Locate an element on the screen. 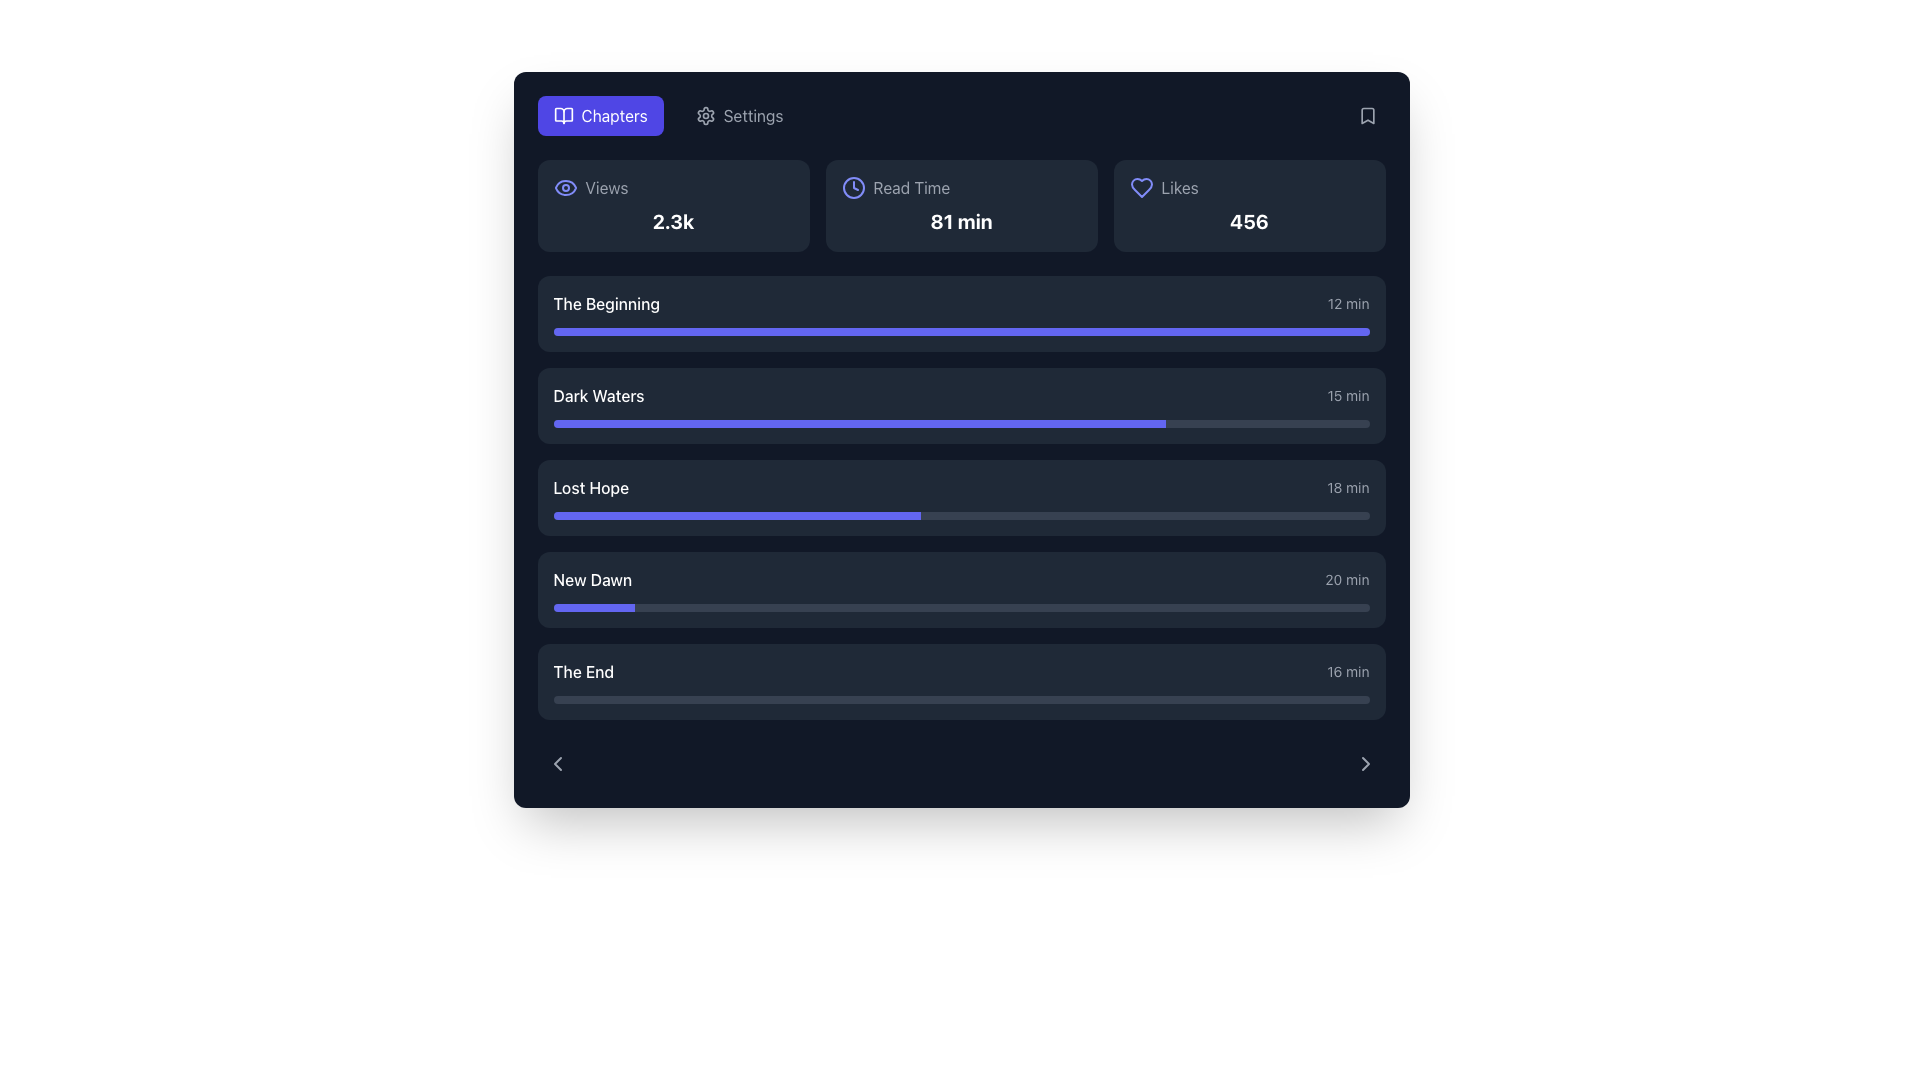  the bookmark icon located in the top right corner of the interface is located at coordinates (1366, 115).